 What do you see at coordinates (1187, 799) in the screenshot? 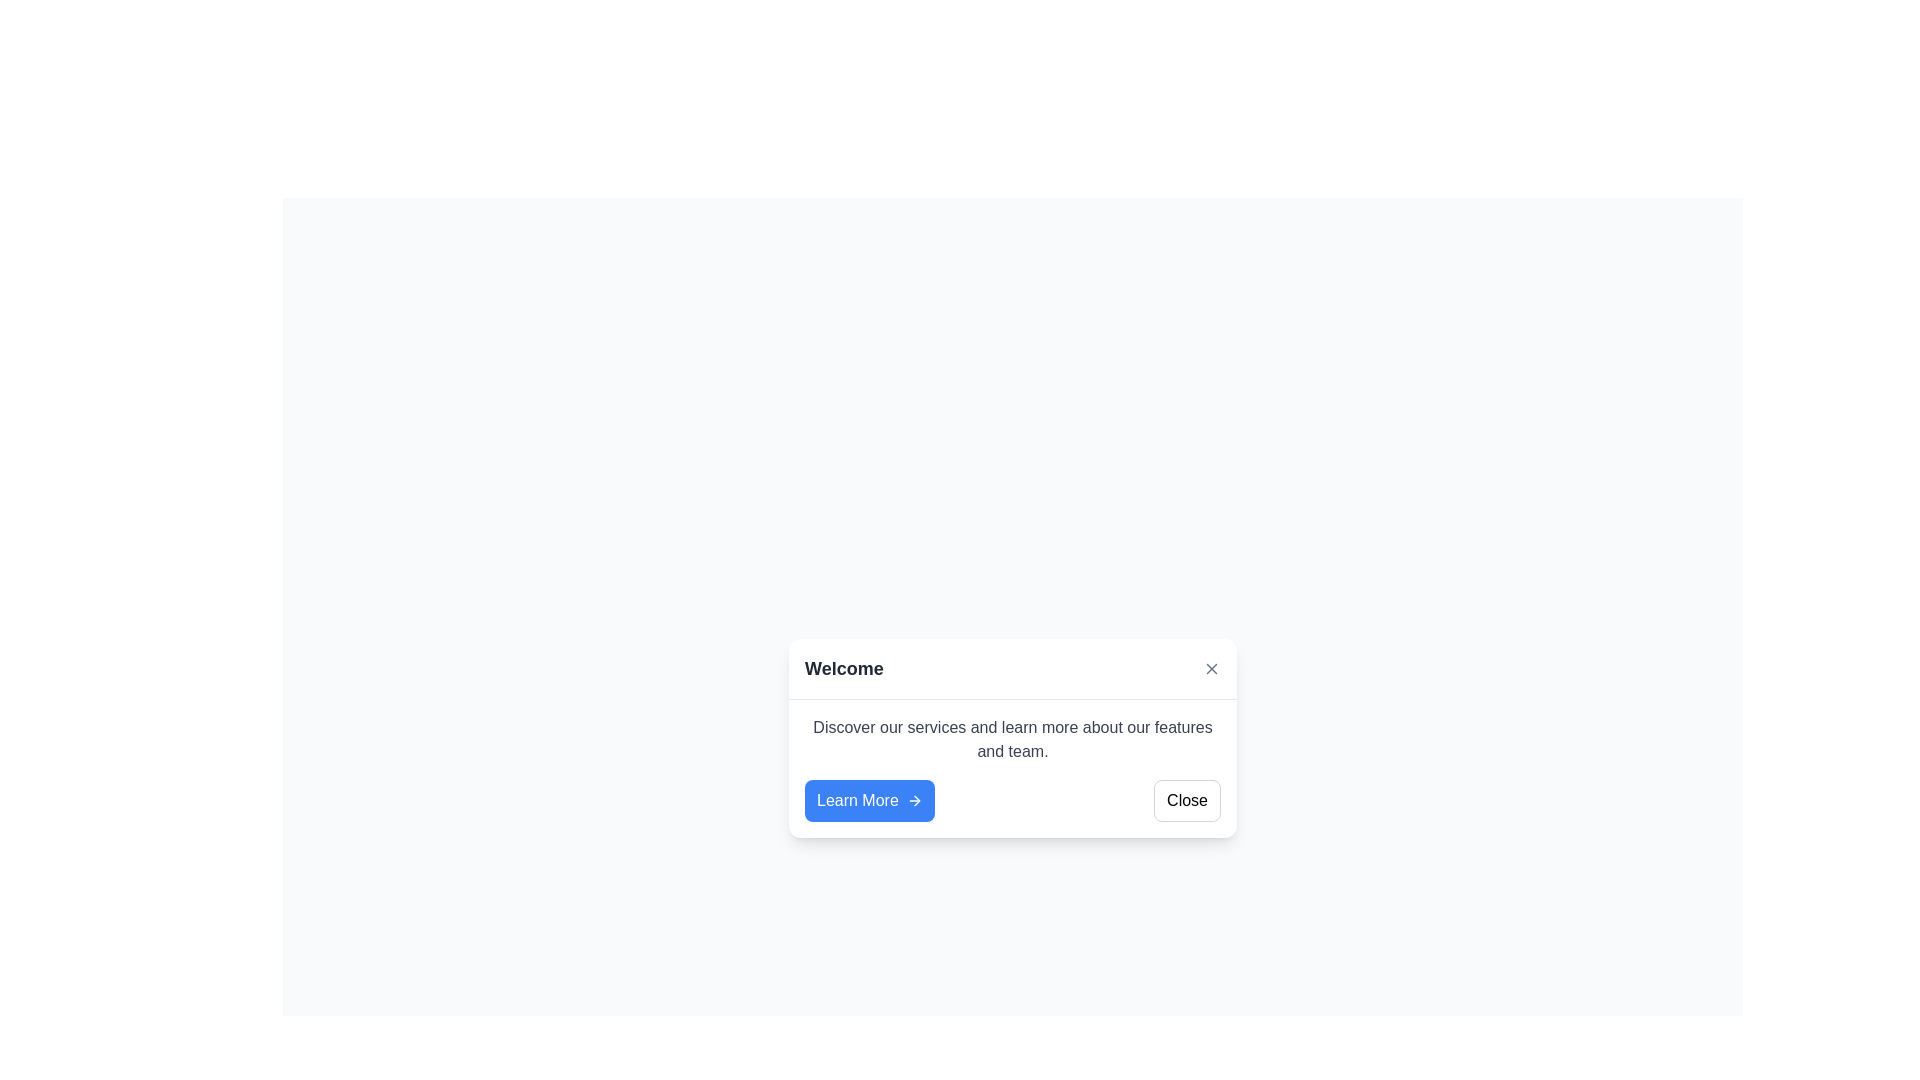
I see `the 'Close' button located at the bottom right of the modal` at bounding box center [1187, 799].